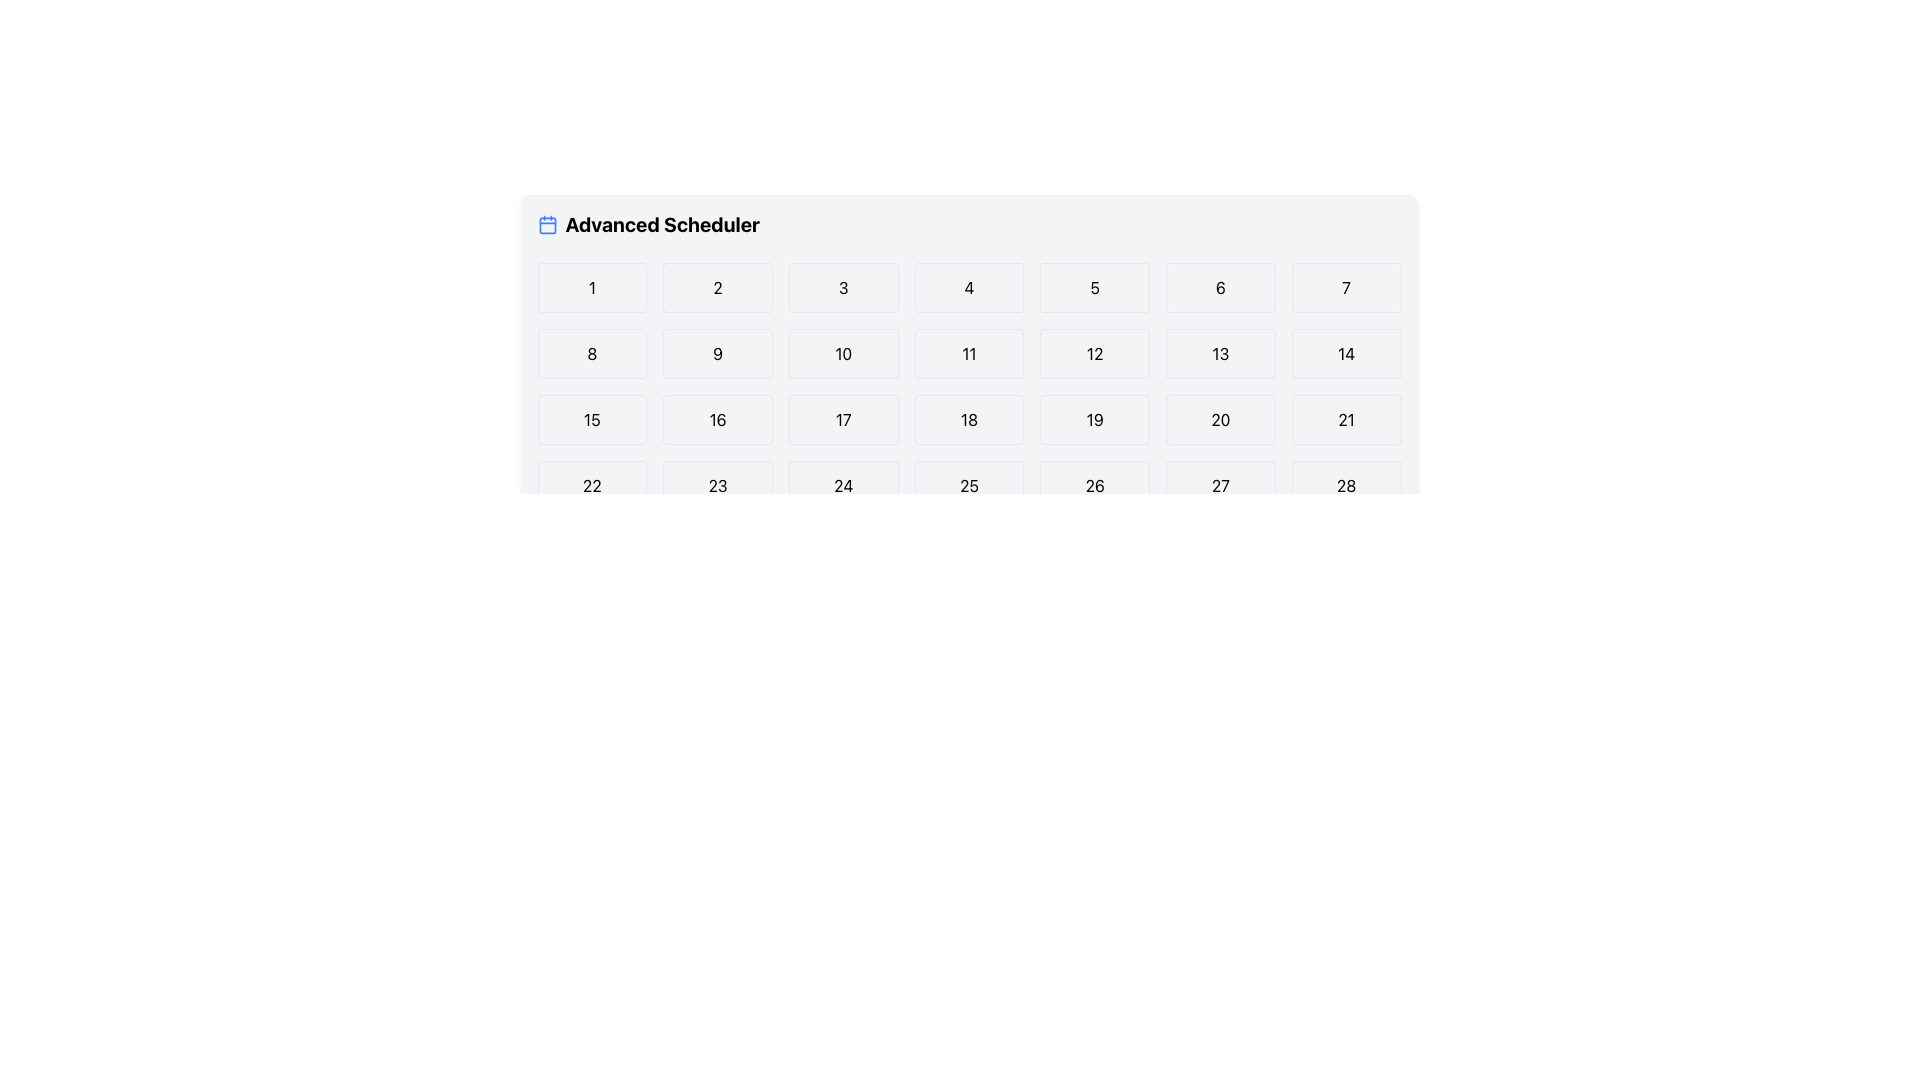 Image resolution: width=1920 pixels, height=1080 pixels. I want to click on the selectable item button in the grid of the 'Advanced Scheduler', so click(843, 288).